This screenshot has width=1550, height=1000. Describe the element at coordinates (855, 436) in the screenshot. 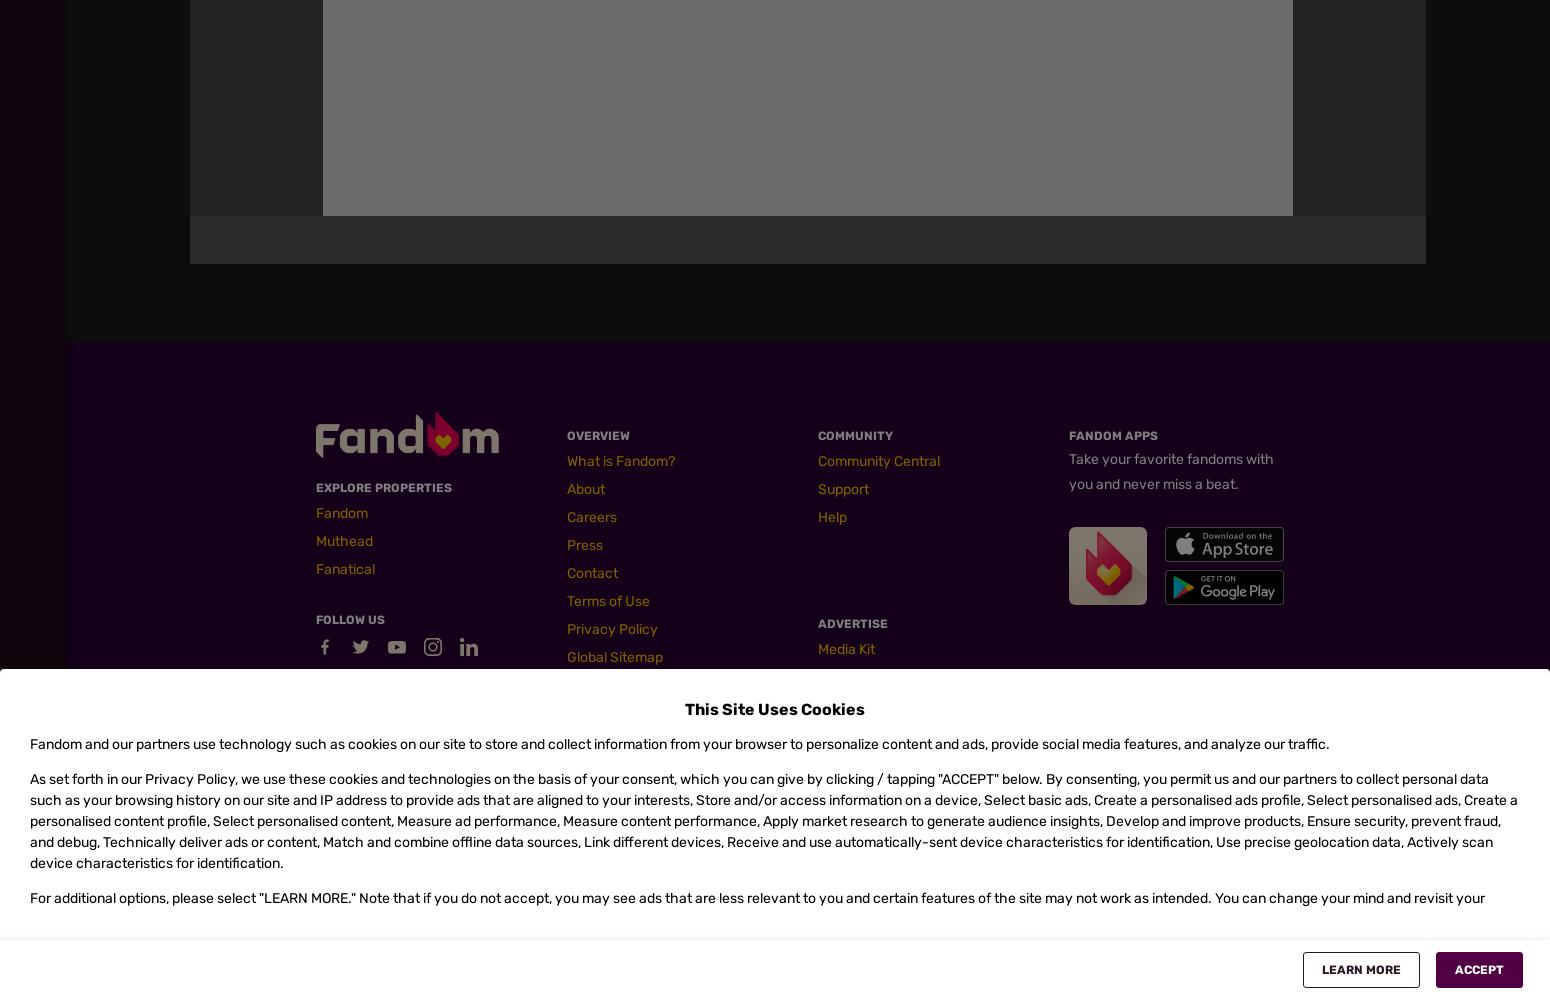

I see `'Community'` at that location.